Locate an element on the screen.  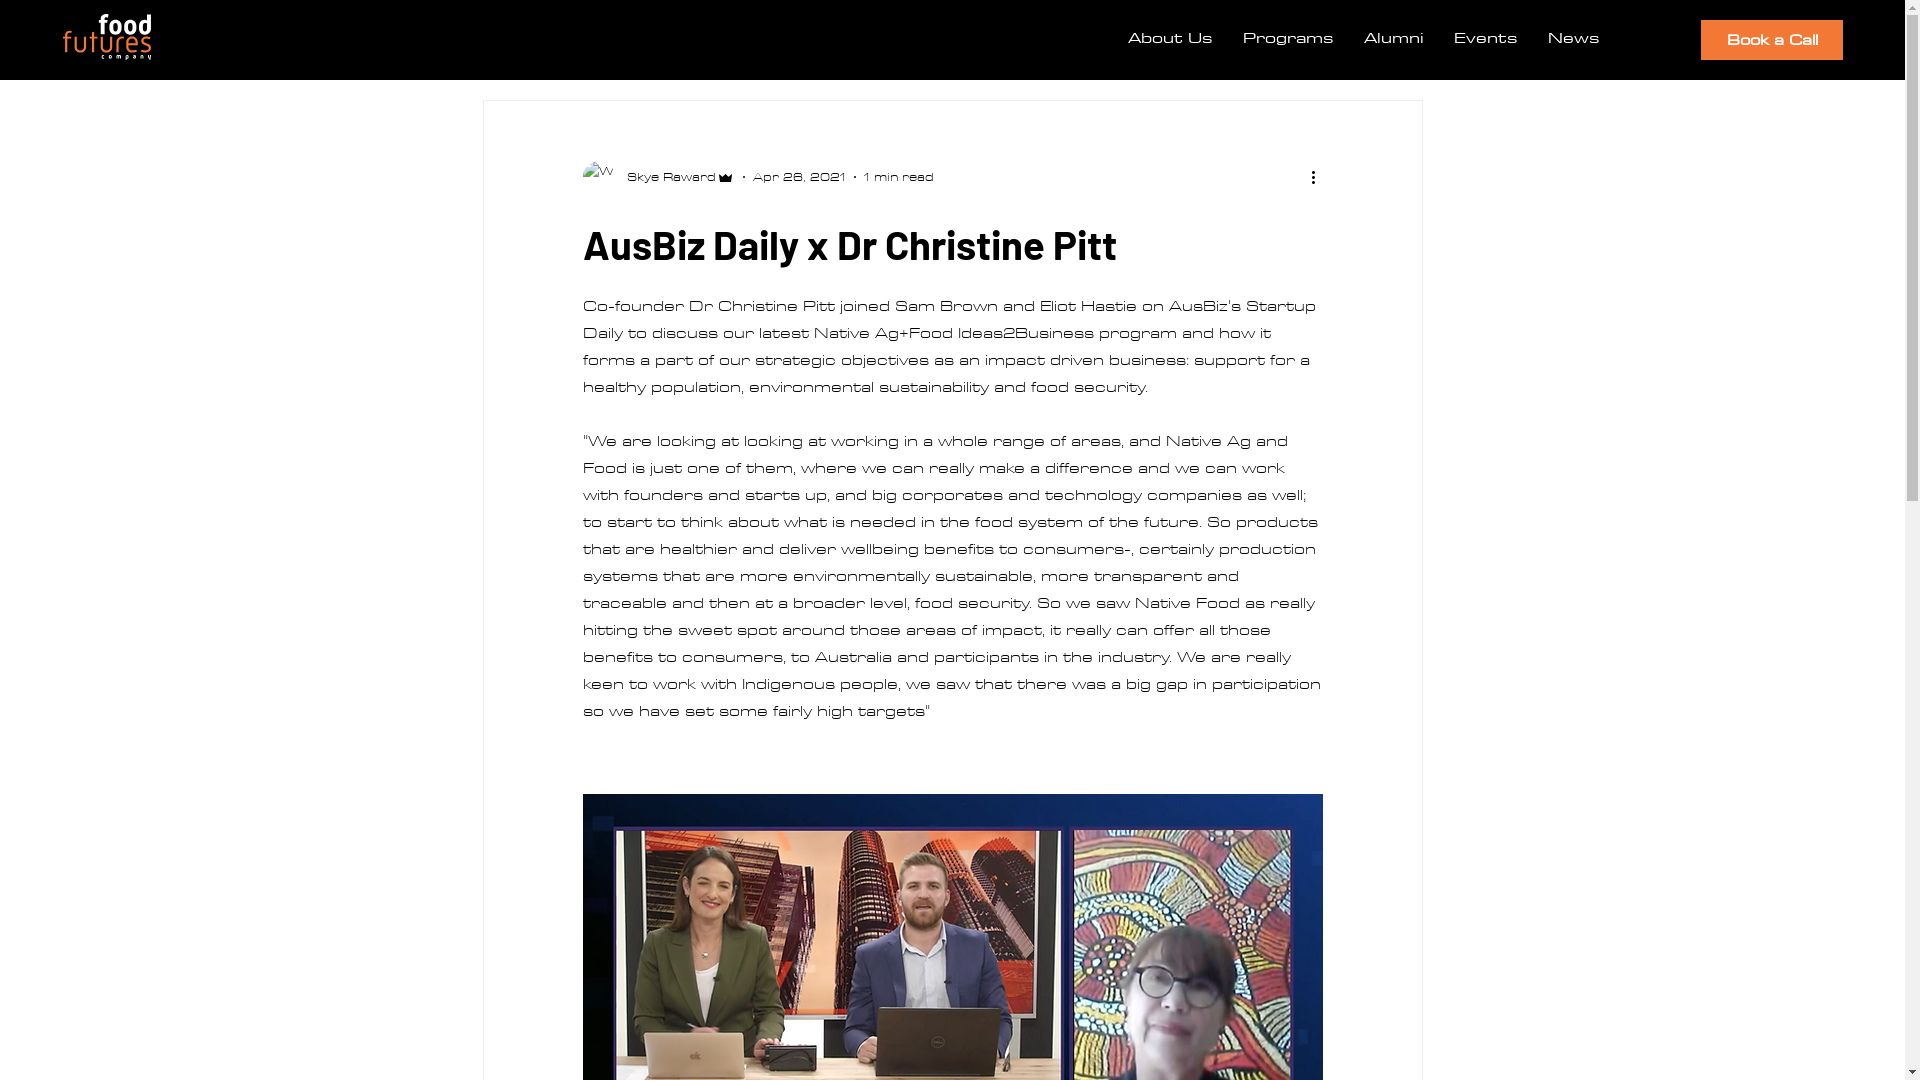
'News' is located at coordinates (1573, 37).